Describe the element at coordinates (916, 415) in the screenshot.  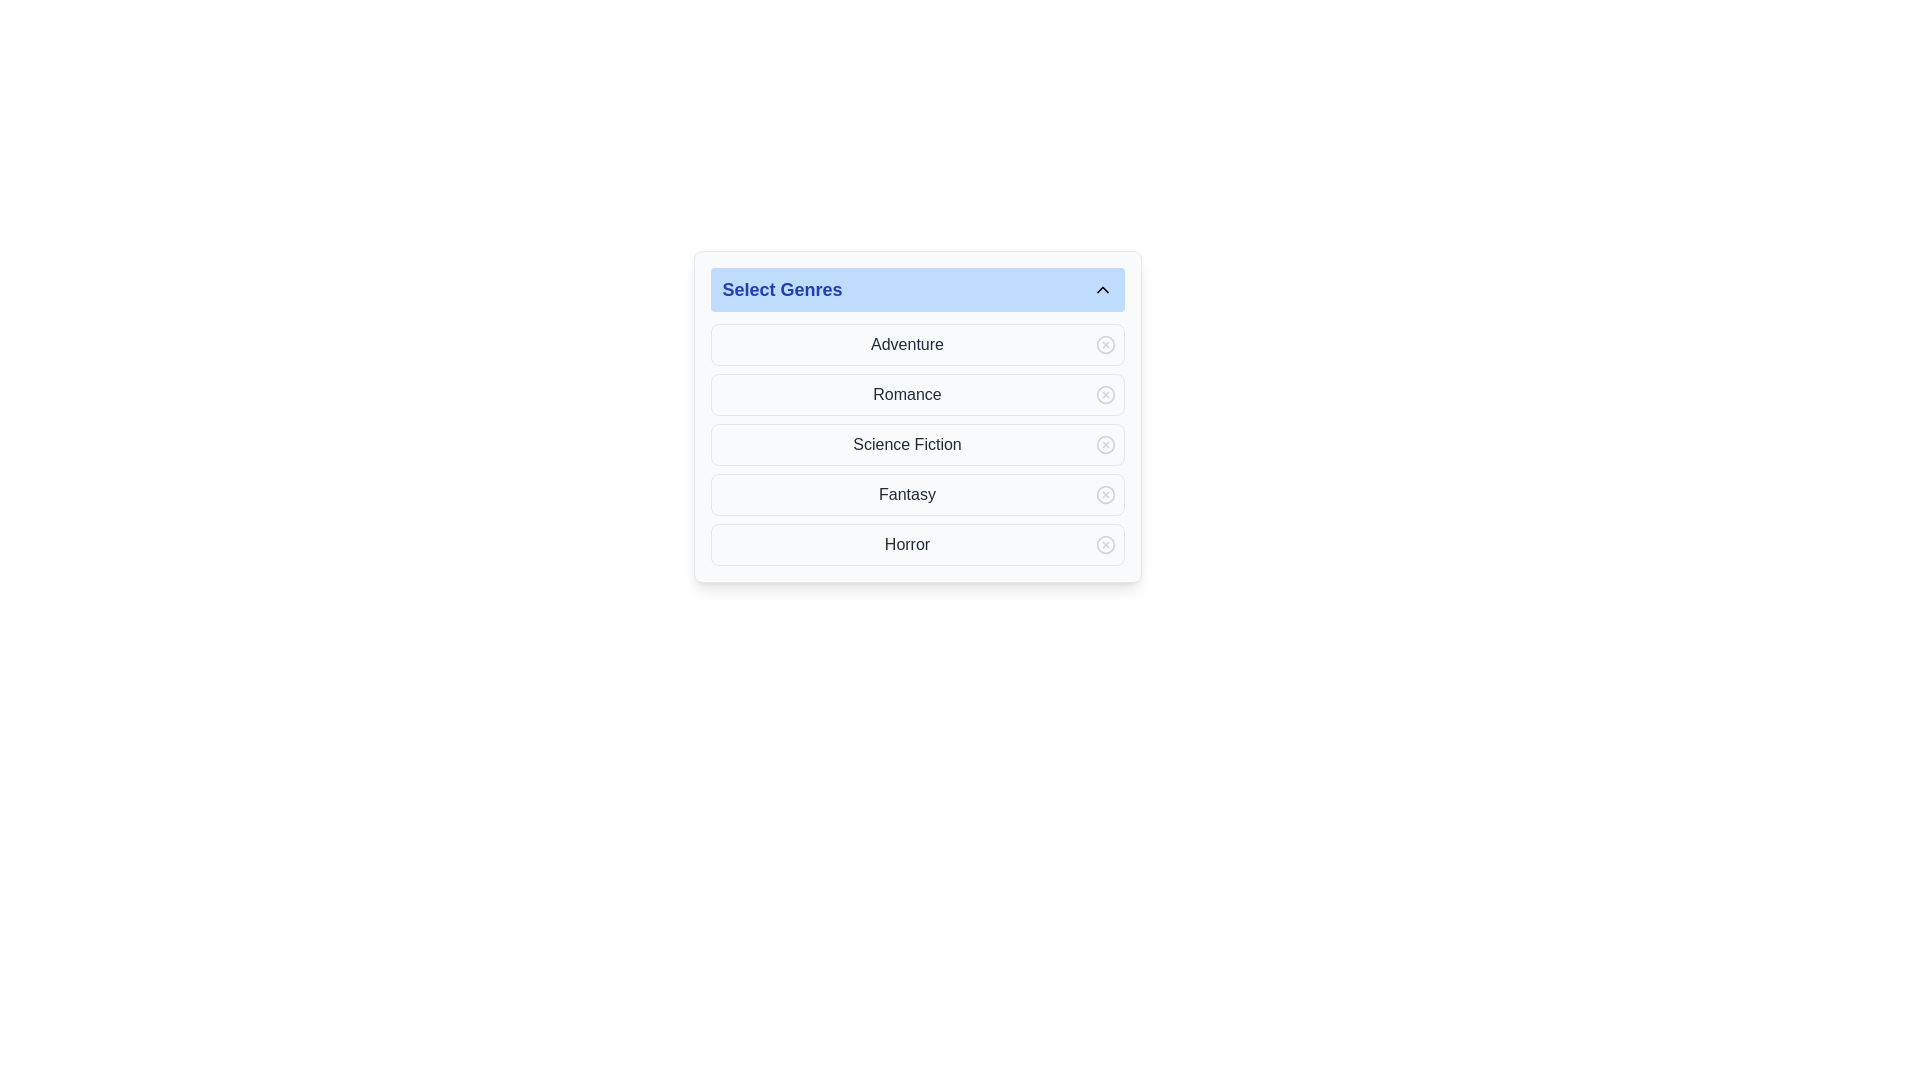
I see `the item in the Dropdown-style list selector located below the title 'Select Genres'` at that location.